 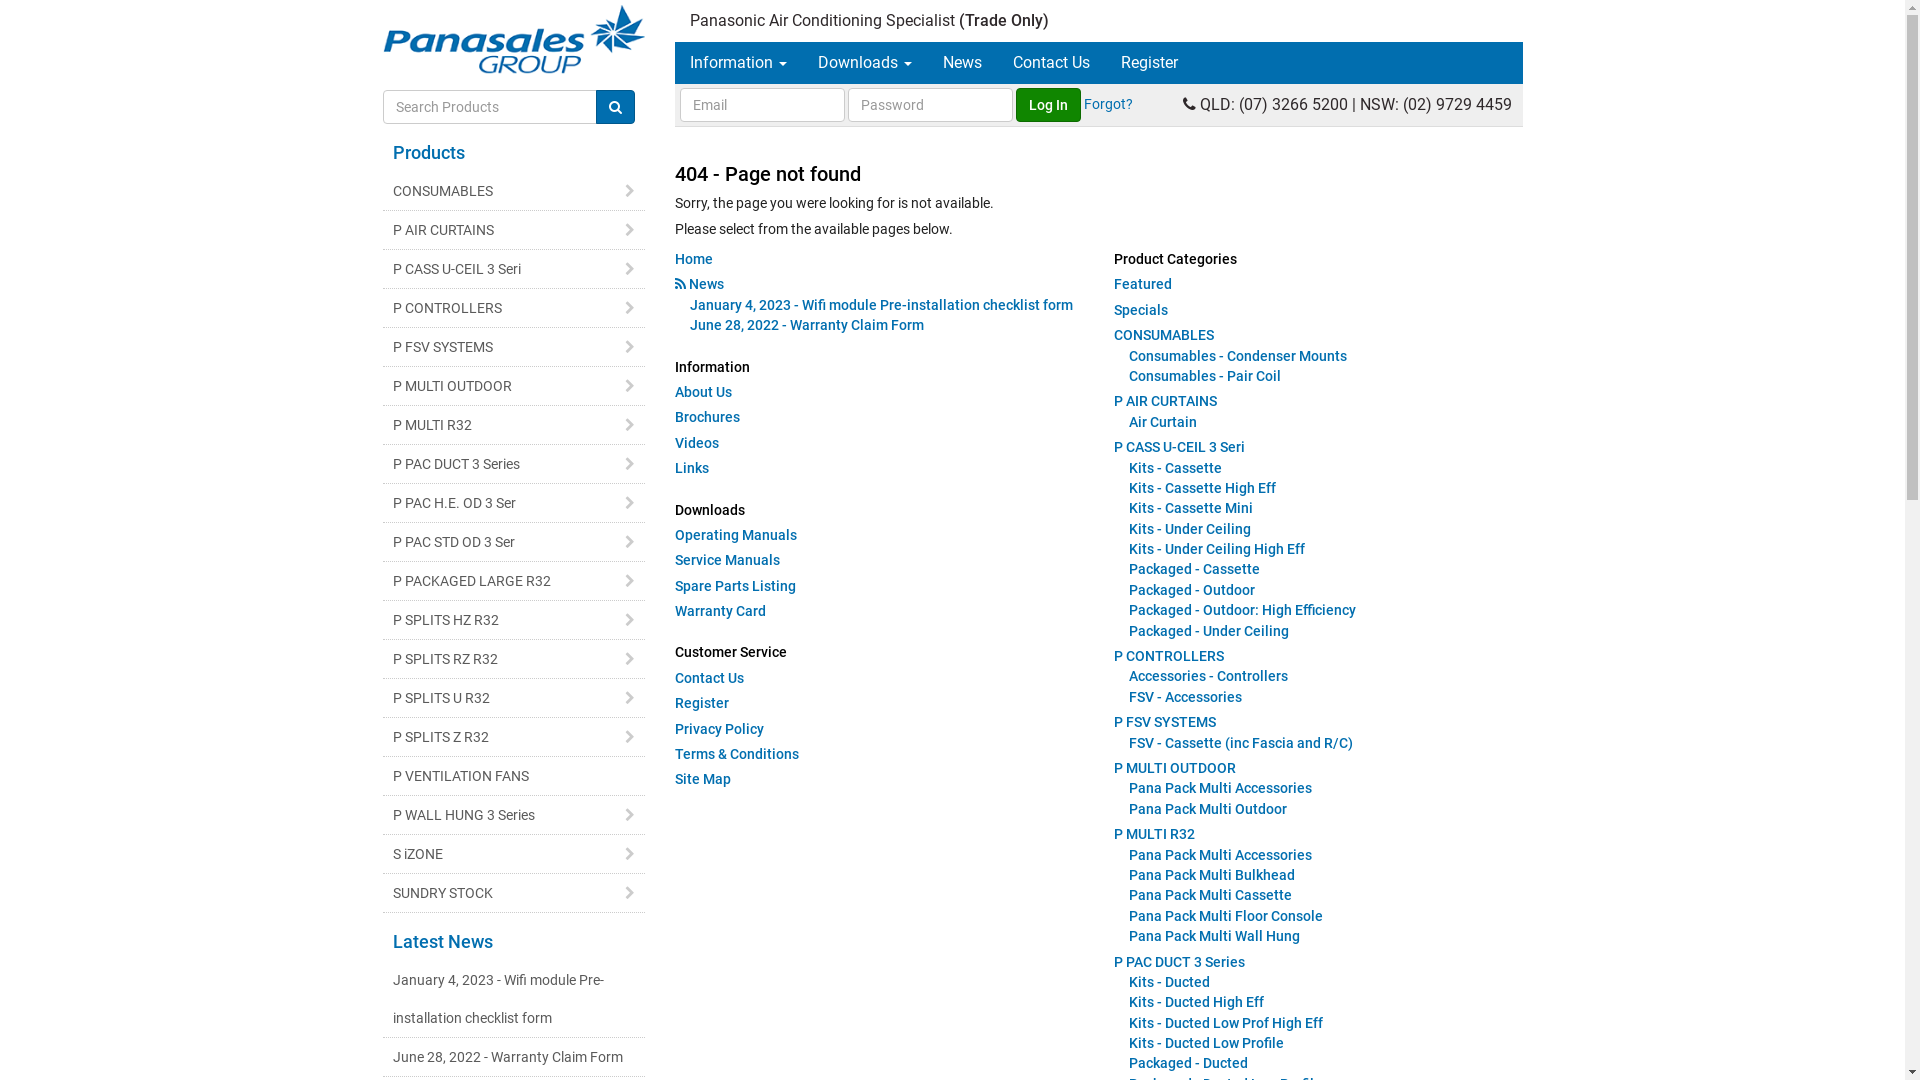 I want to click on 'Kits - Under Ceiling High Eff', so click(x=1216, y=548).